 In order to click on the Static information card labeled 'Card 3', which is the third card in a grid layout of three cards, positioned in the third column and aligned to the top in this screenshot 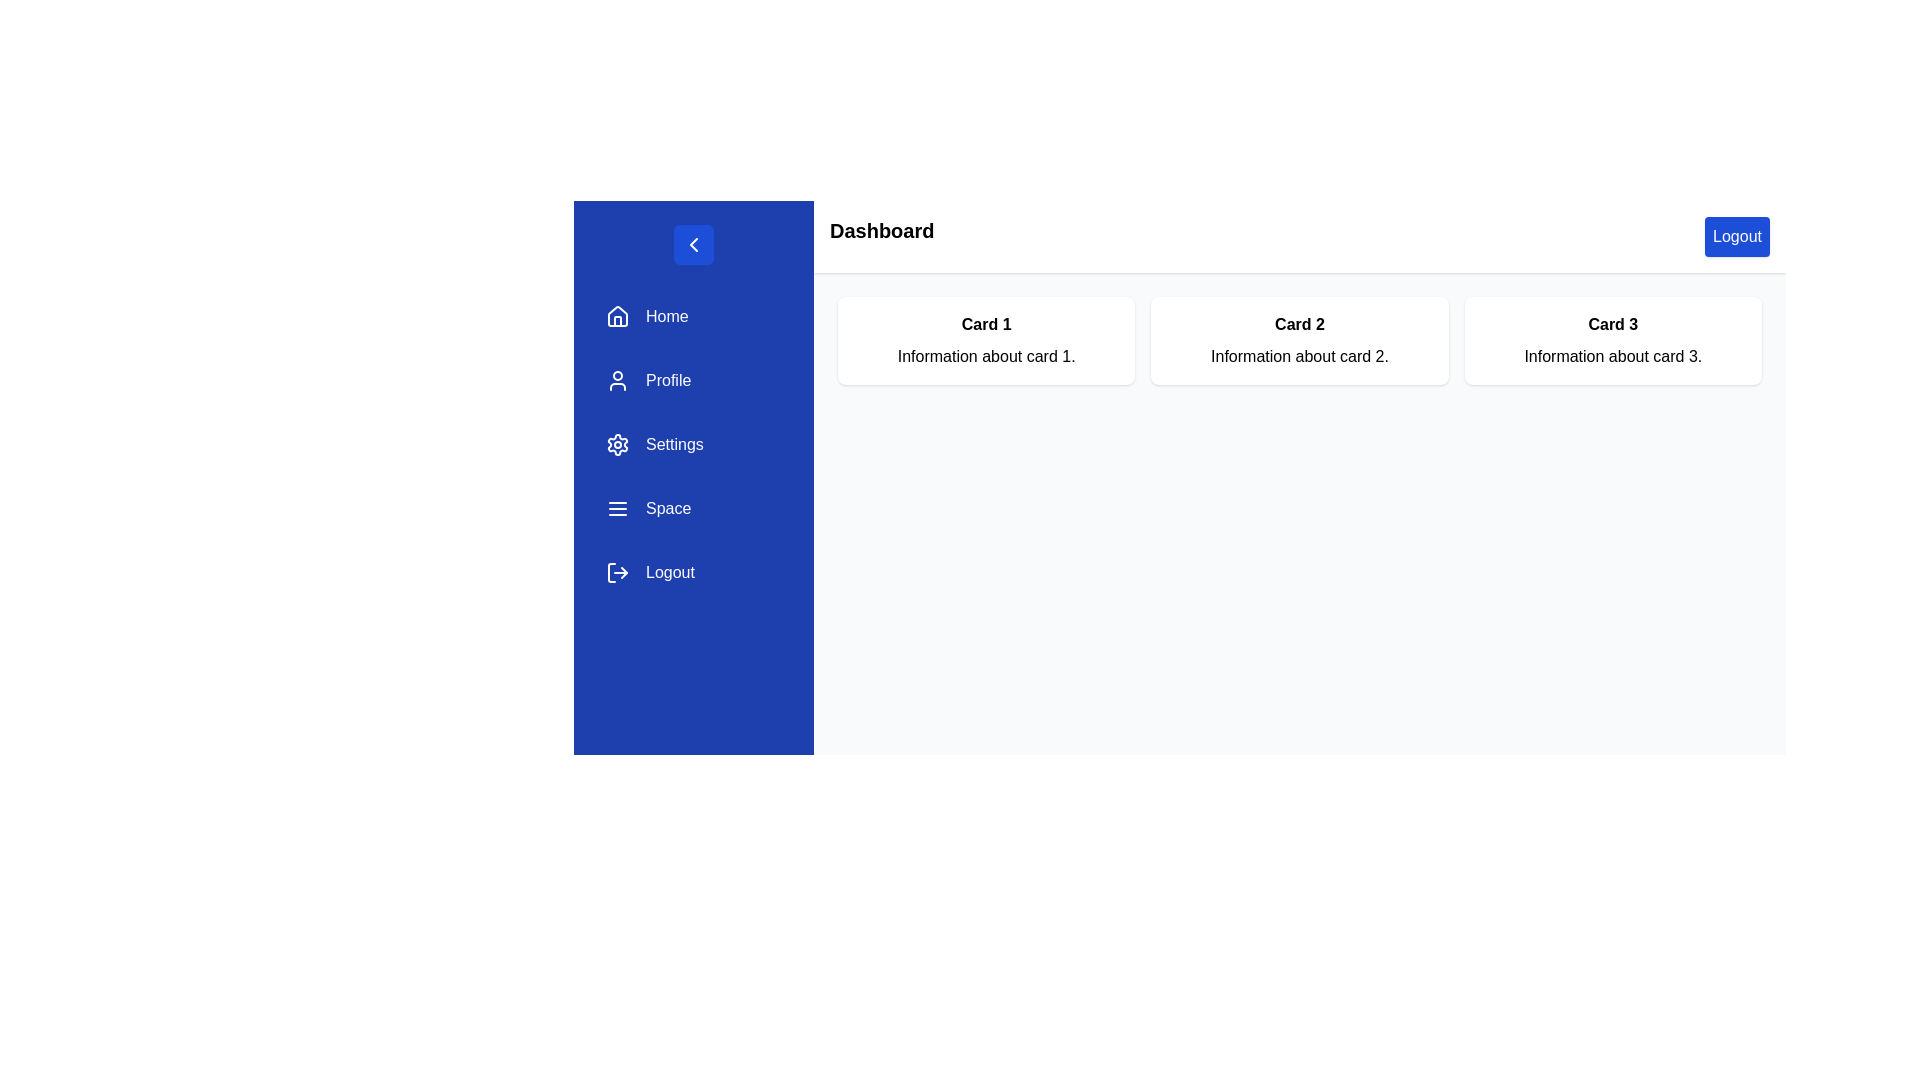, I will do `click(1613, 339)`.